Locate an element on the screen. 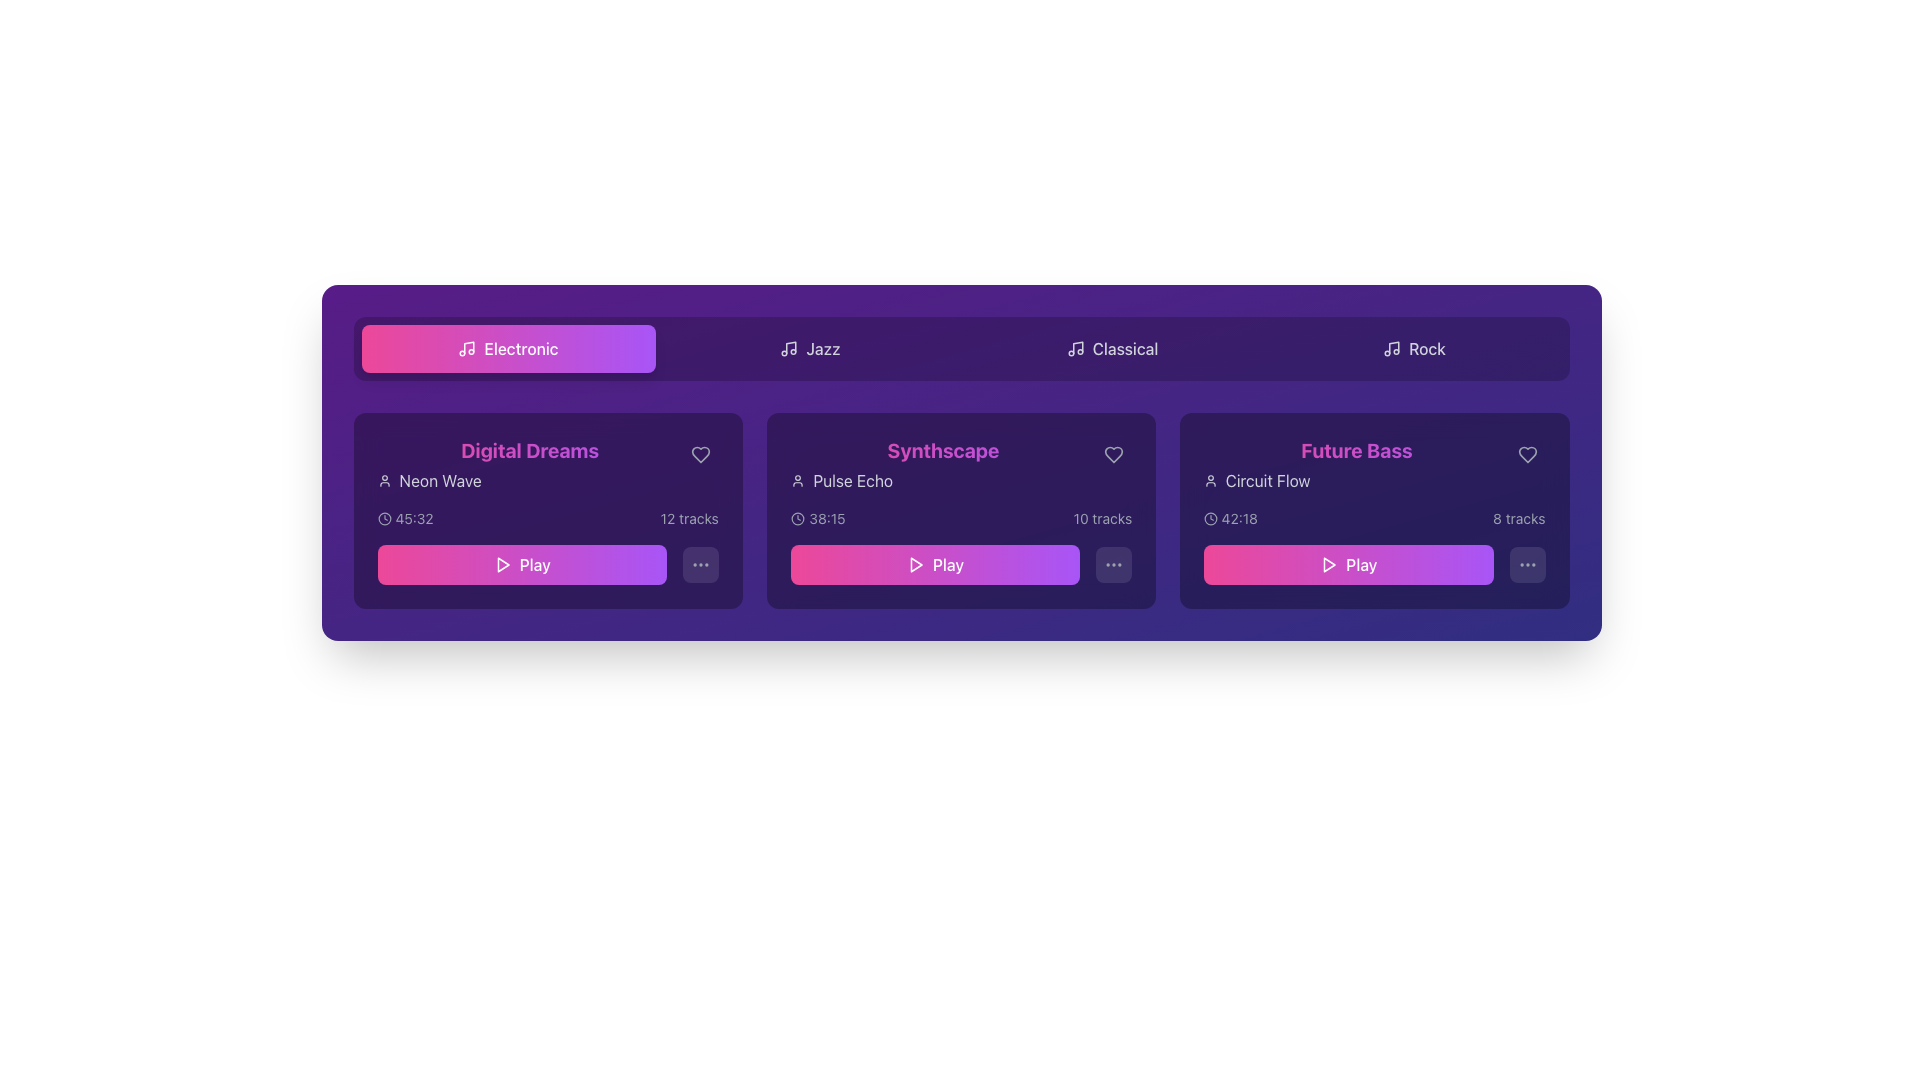 The height and width of the screenshot is (1080, 1920). text label 'Future Bass' which is displayed in bold, large font with a gradient color effect, located in the upper section of the third music card from the left is located at coordinates (1356, 451).